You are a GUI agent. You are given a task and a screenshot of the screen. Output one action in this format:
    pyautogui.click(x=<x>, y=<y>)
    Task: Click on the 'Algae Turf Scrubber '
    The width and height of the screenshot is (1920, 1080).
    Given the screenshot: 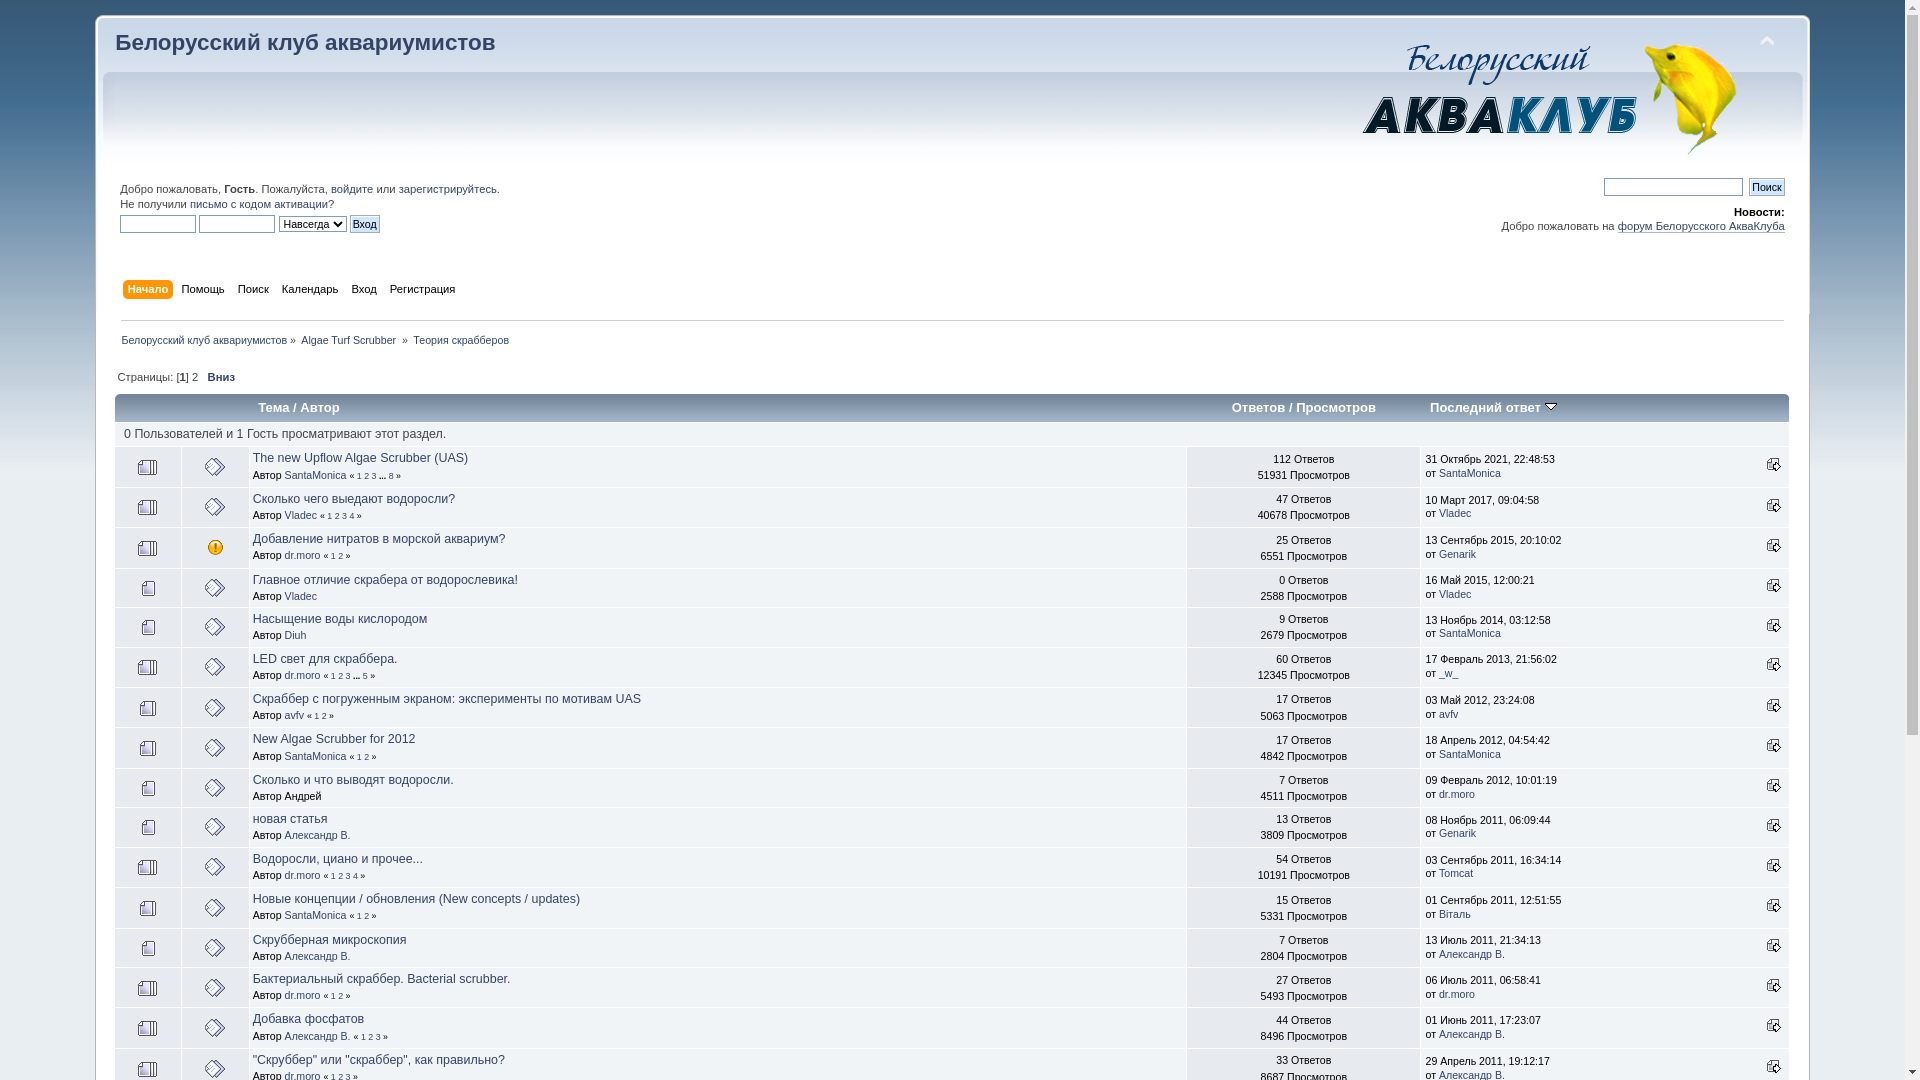 What is the action you would take?
    pyautogui.click(x=300, y=338)
    